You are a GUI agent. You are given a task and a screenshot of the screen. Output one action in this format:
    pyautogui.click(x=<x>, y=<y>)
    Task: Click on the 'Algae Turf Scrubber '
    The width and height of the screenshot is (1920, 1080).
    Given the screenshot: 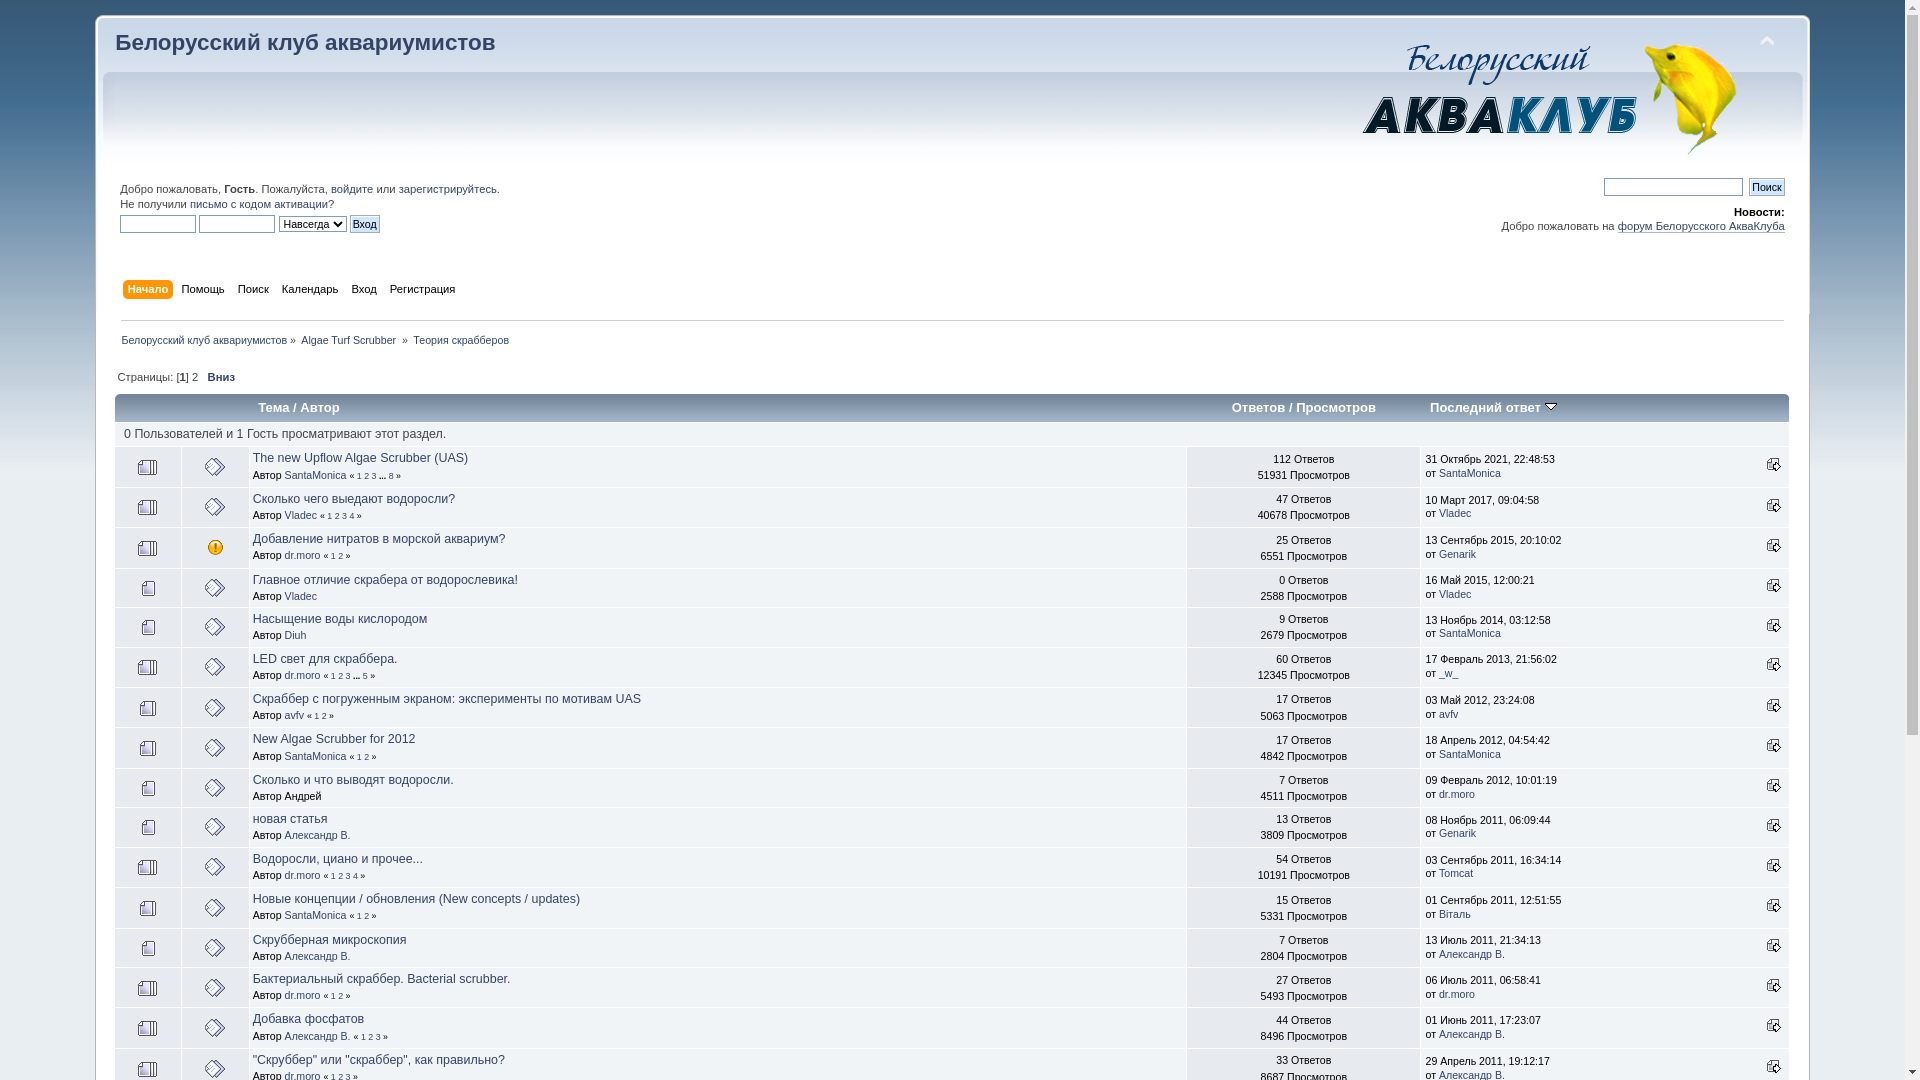 What is the action you would take?
    pyautogui.click(x=300, y=338)
    